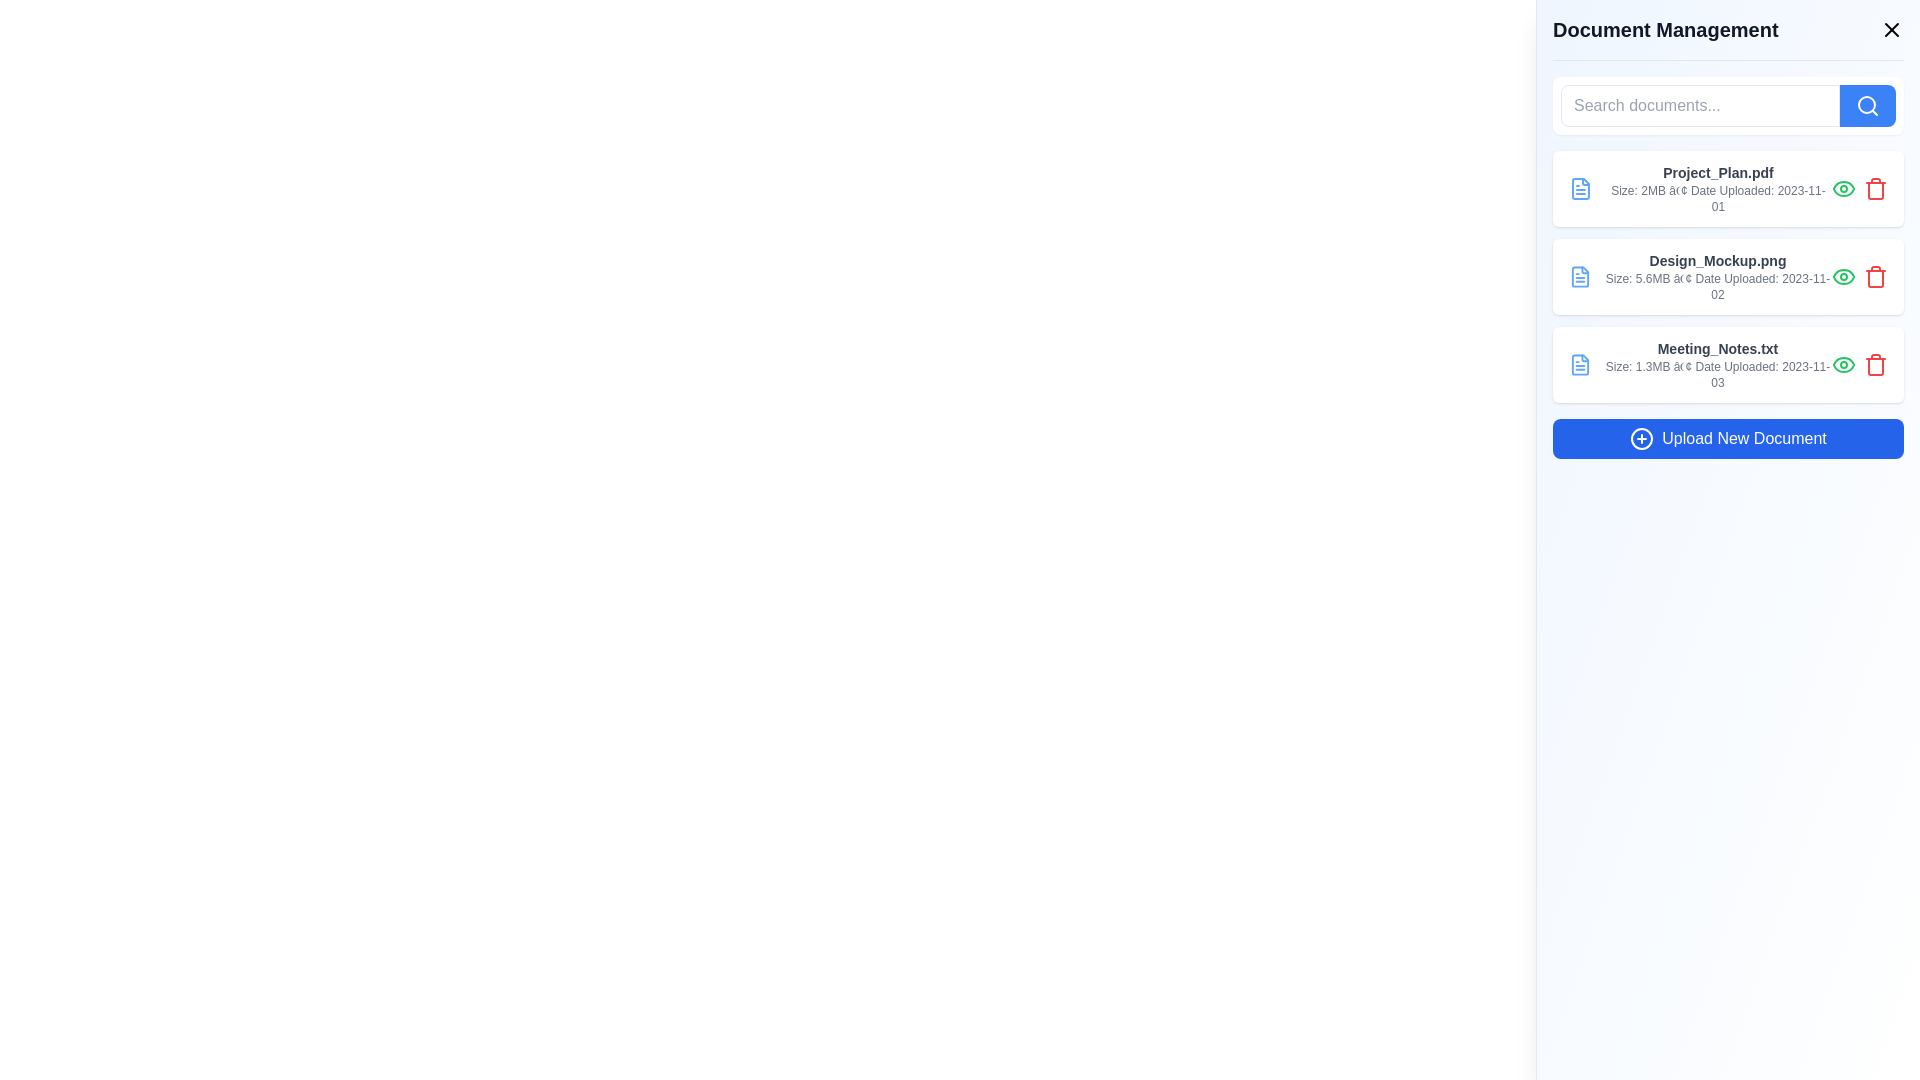 This screenshot has height=1080, width=1920. What do you see at coordinates (1717, 374) in the screenshot?
I see `the text label displaying metadata information about the file, which includes its size and upload date, located below the file title 'Meeting_Notes.txt'` at bounding box center [1717, 374].